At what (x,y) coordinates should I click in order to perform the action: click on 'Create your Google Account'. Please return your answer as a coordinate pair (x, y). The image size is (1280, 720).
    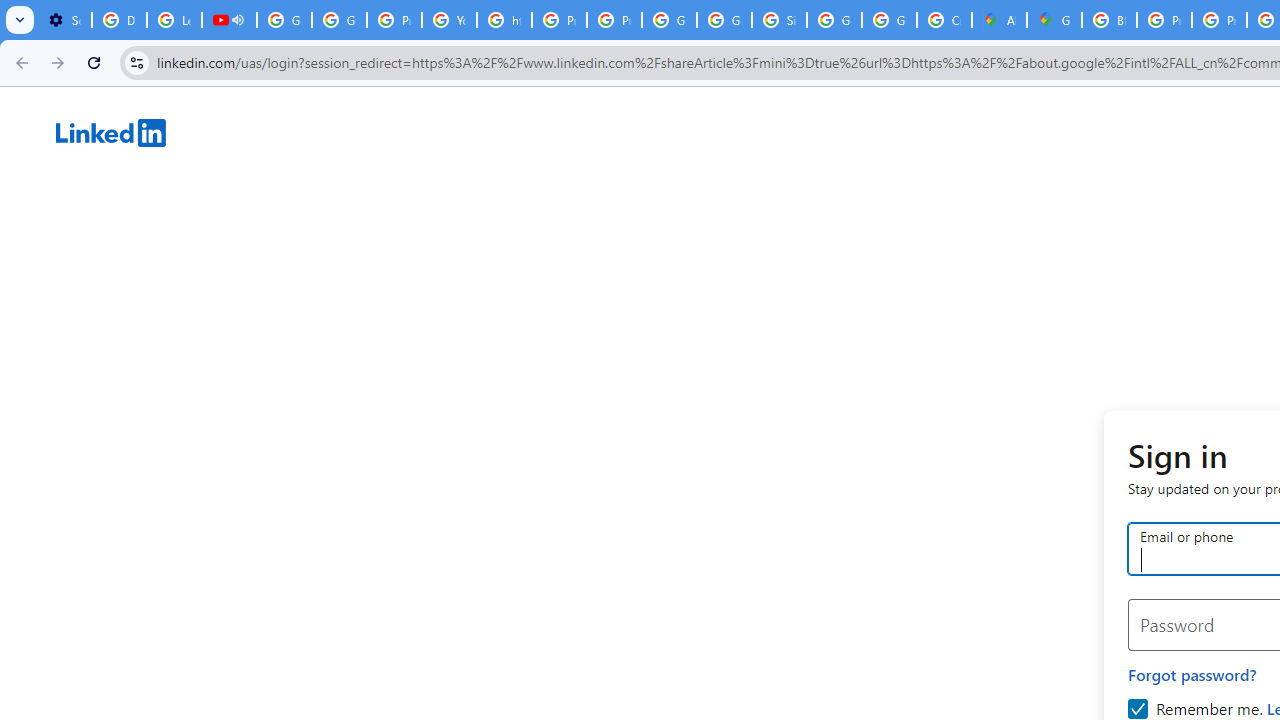
    Looking at the image, I should click on (943, 20).